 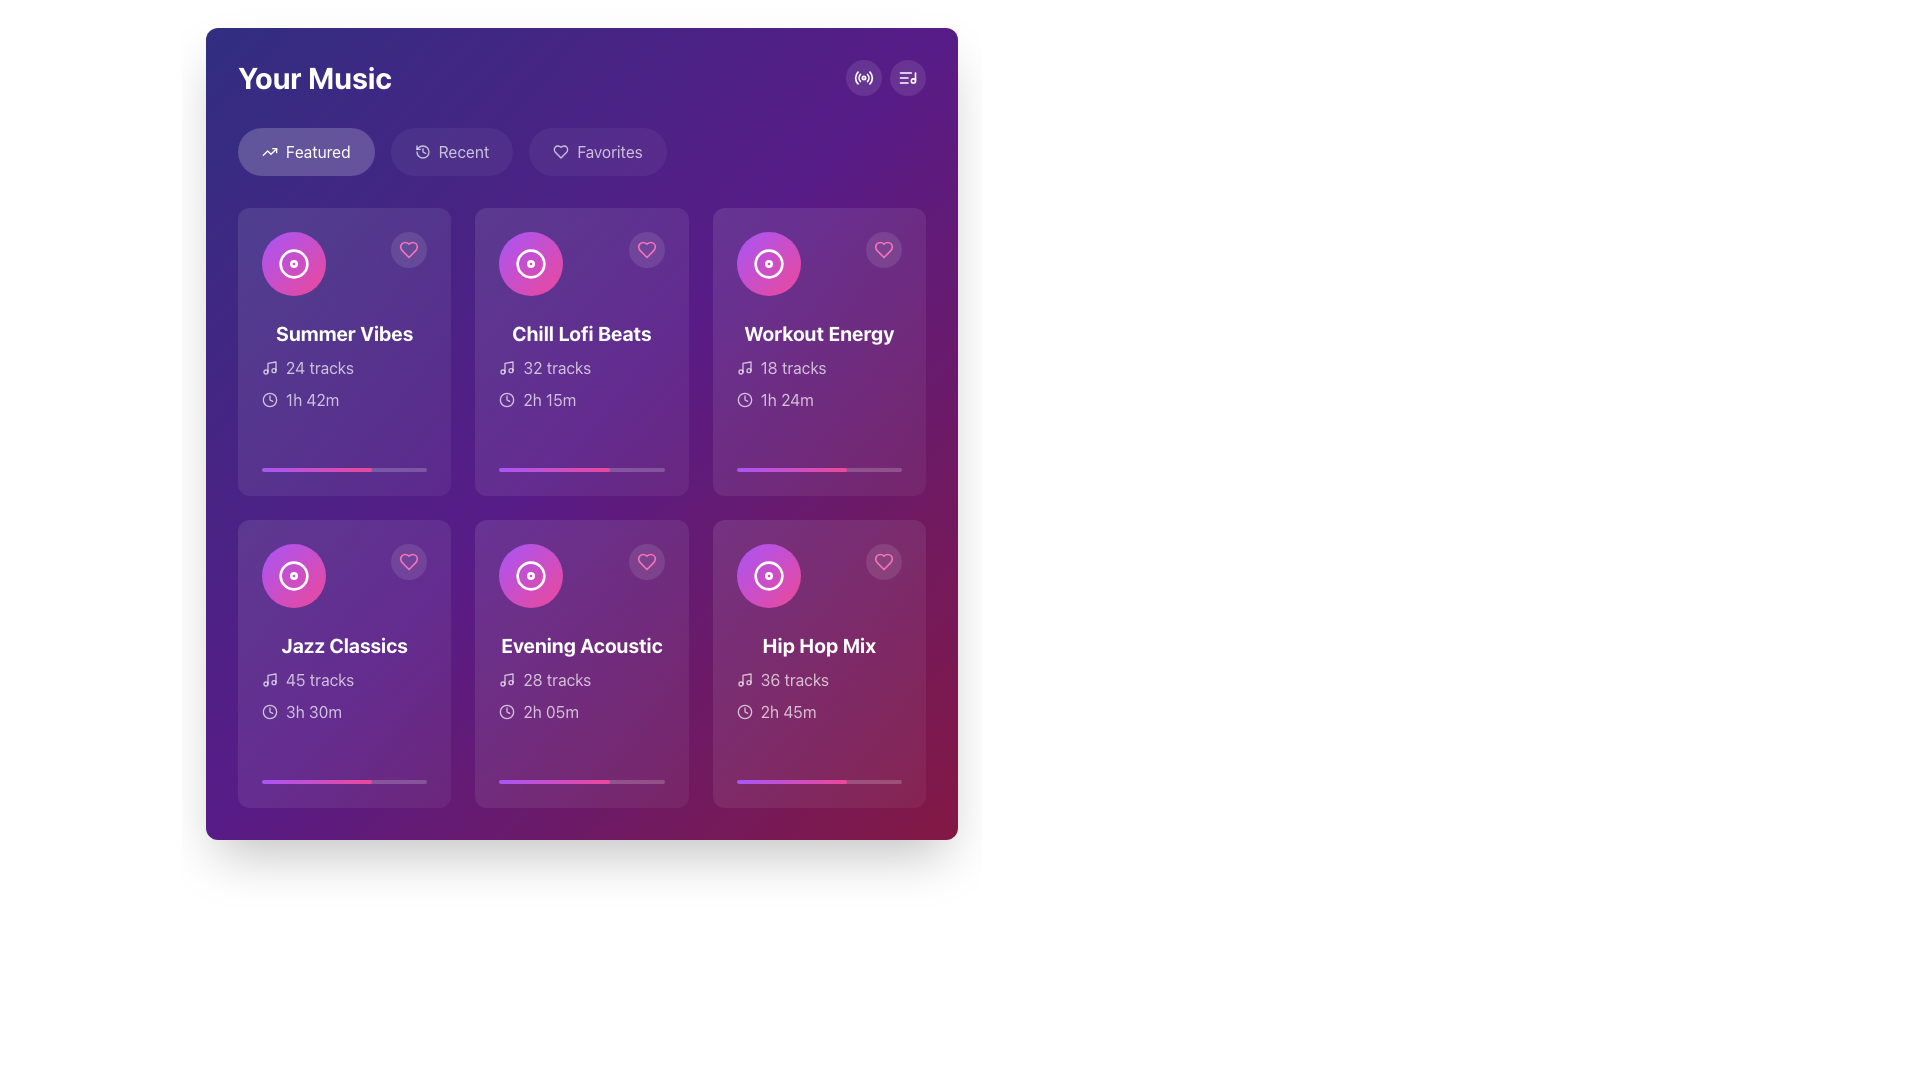 I want to click on text label displaying 'Workout Energy' which is in a bold, large font on a purple background, located in the upper portion of the third card in the top row, so click(x=819, y=333).